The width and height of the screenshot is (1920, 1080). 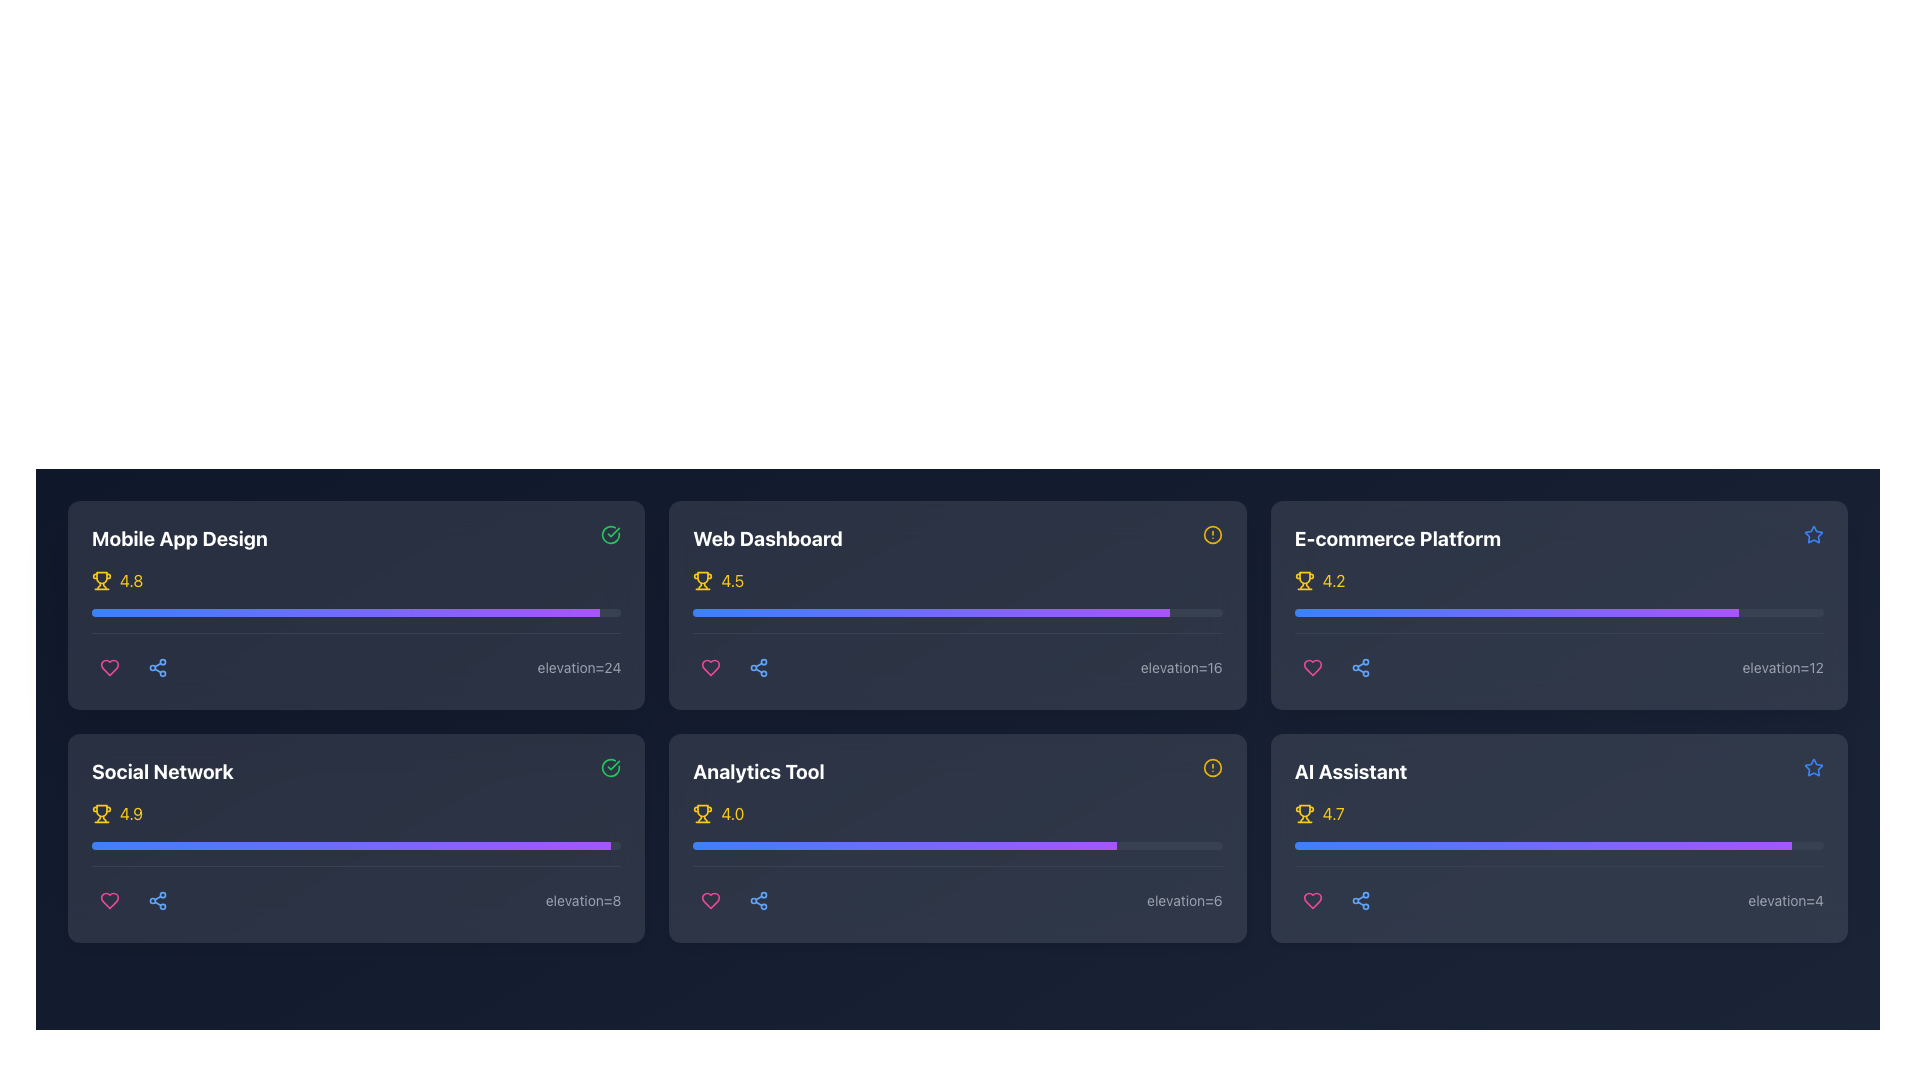 What do you see at coordinates (1184, 901) in the screenshot?
I see `the static text label displaying the elevation value located in the bottom-right corner of the 'Analytics Tool' card` at bounding box center [1184, 901].